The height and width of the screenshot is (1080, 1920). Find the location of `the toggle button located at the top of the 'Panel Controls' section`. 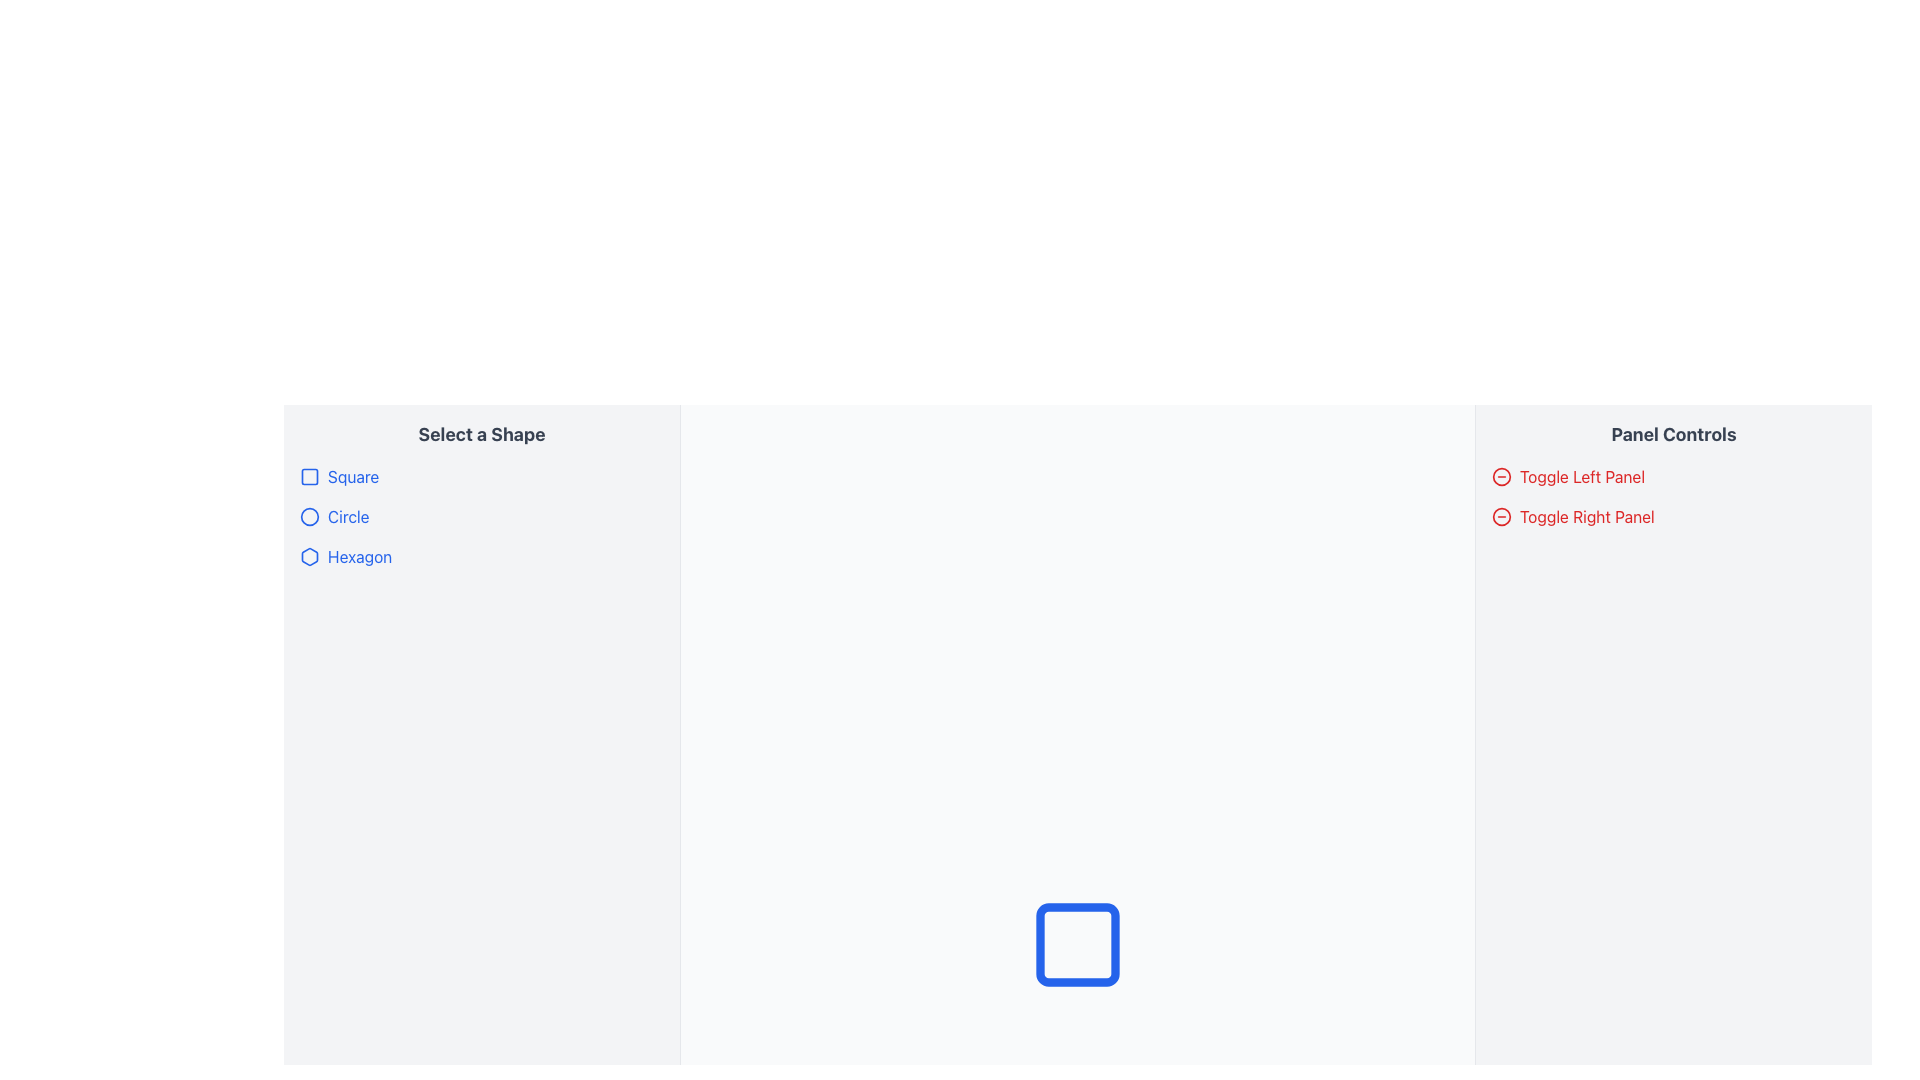

the toggle button located at the top of the 'Panel Controls' section is located at coordinates (1567, 477).